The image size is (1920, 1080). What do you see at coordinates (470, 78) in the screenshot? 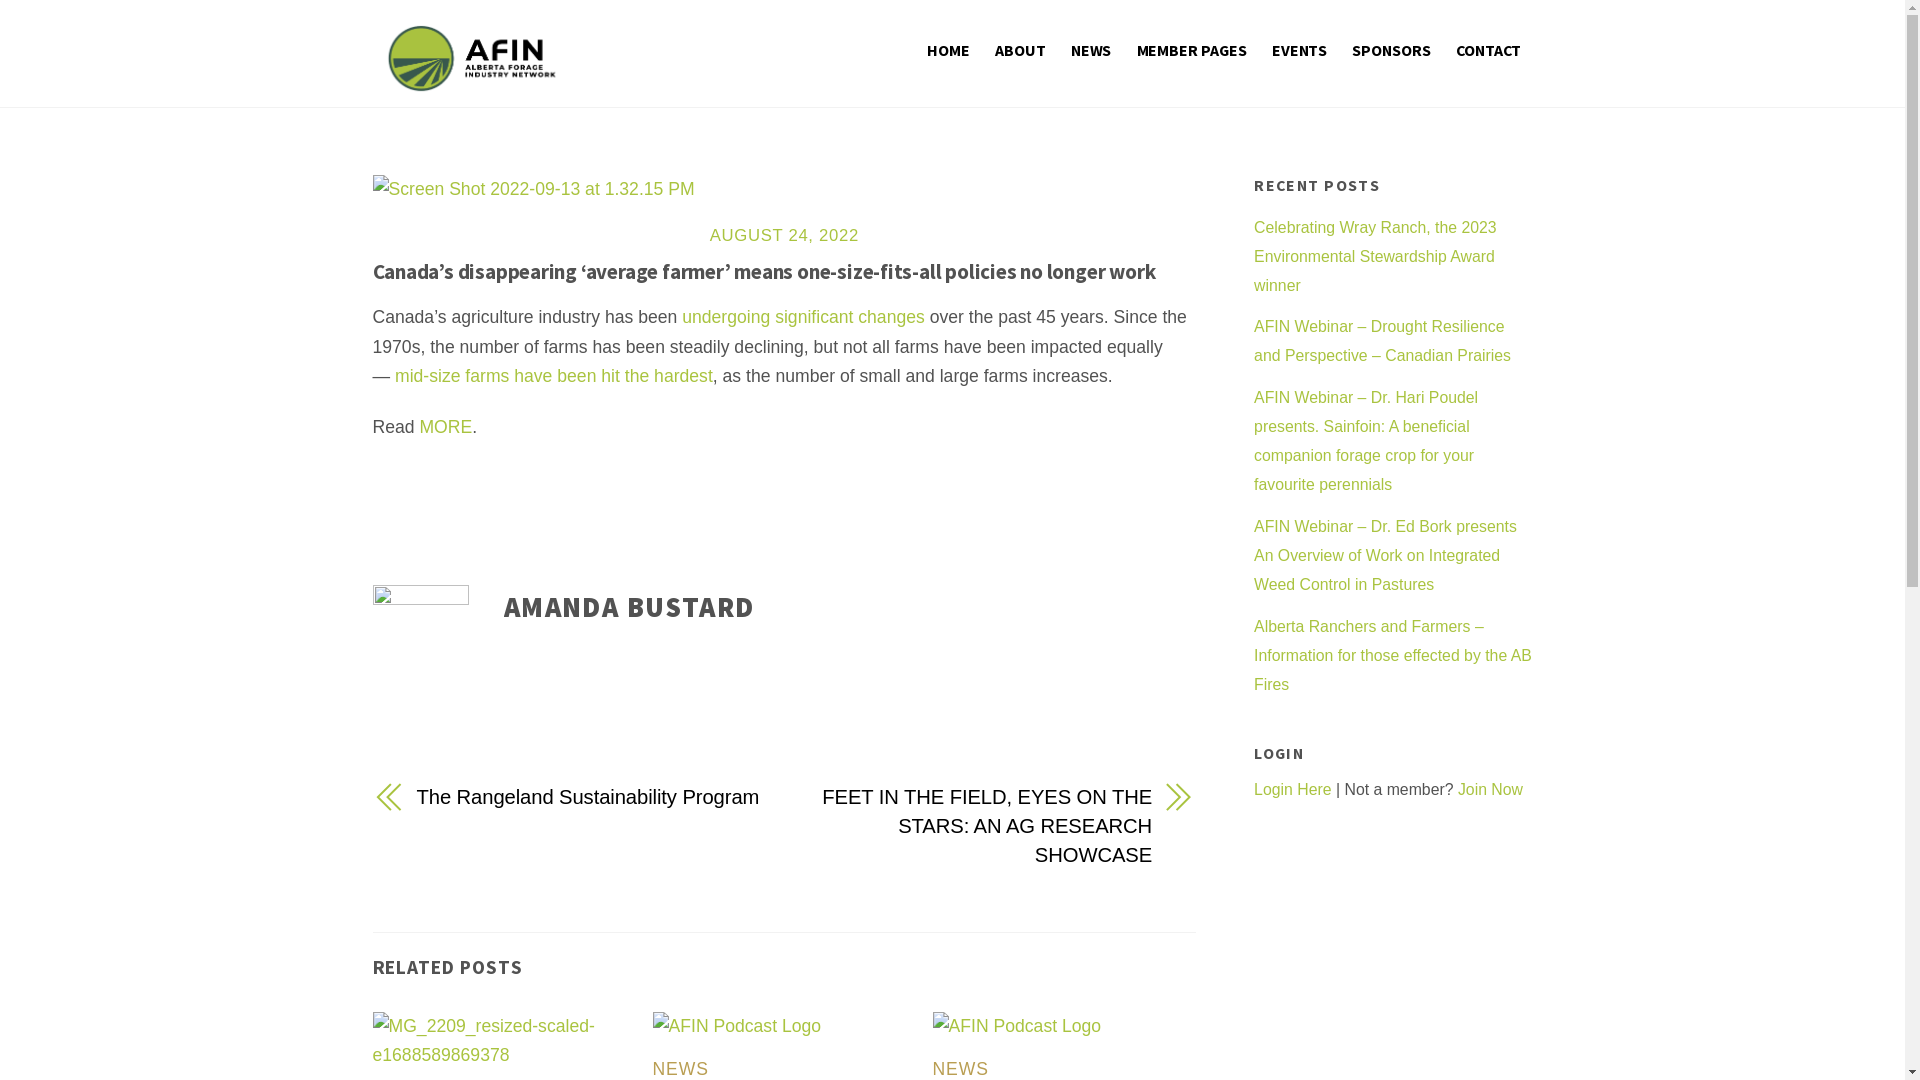
I see `'Alberta Forage Industry Network'` at bounding box center [470, 78].